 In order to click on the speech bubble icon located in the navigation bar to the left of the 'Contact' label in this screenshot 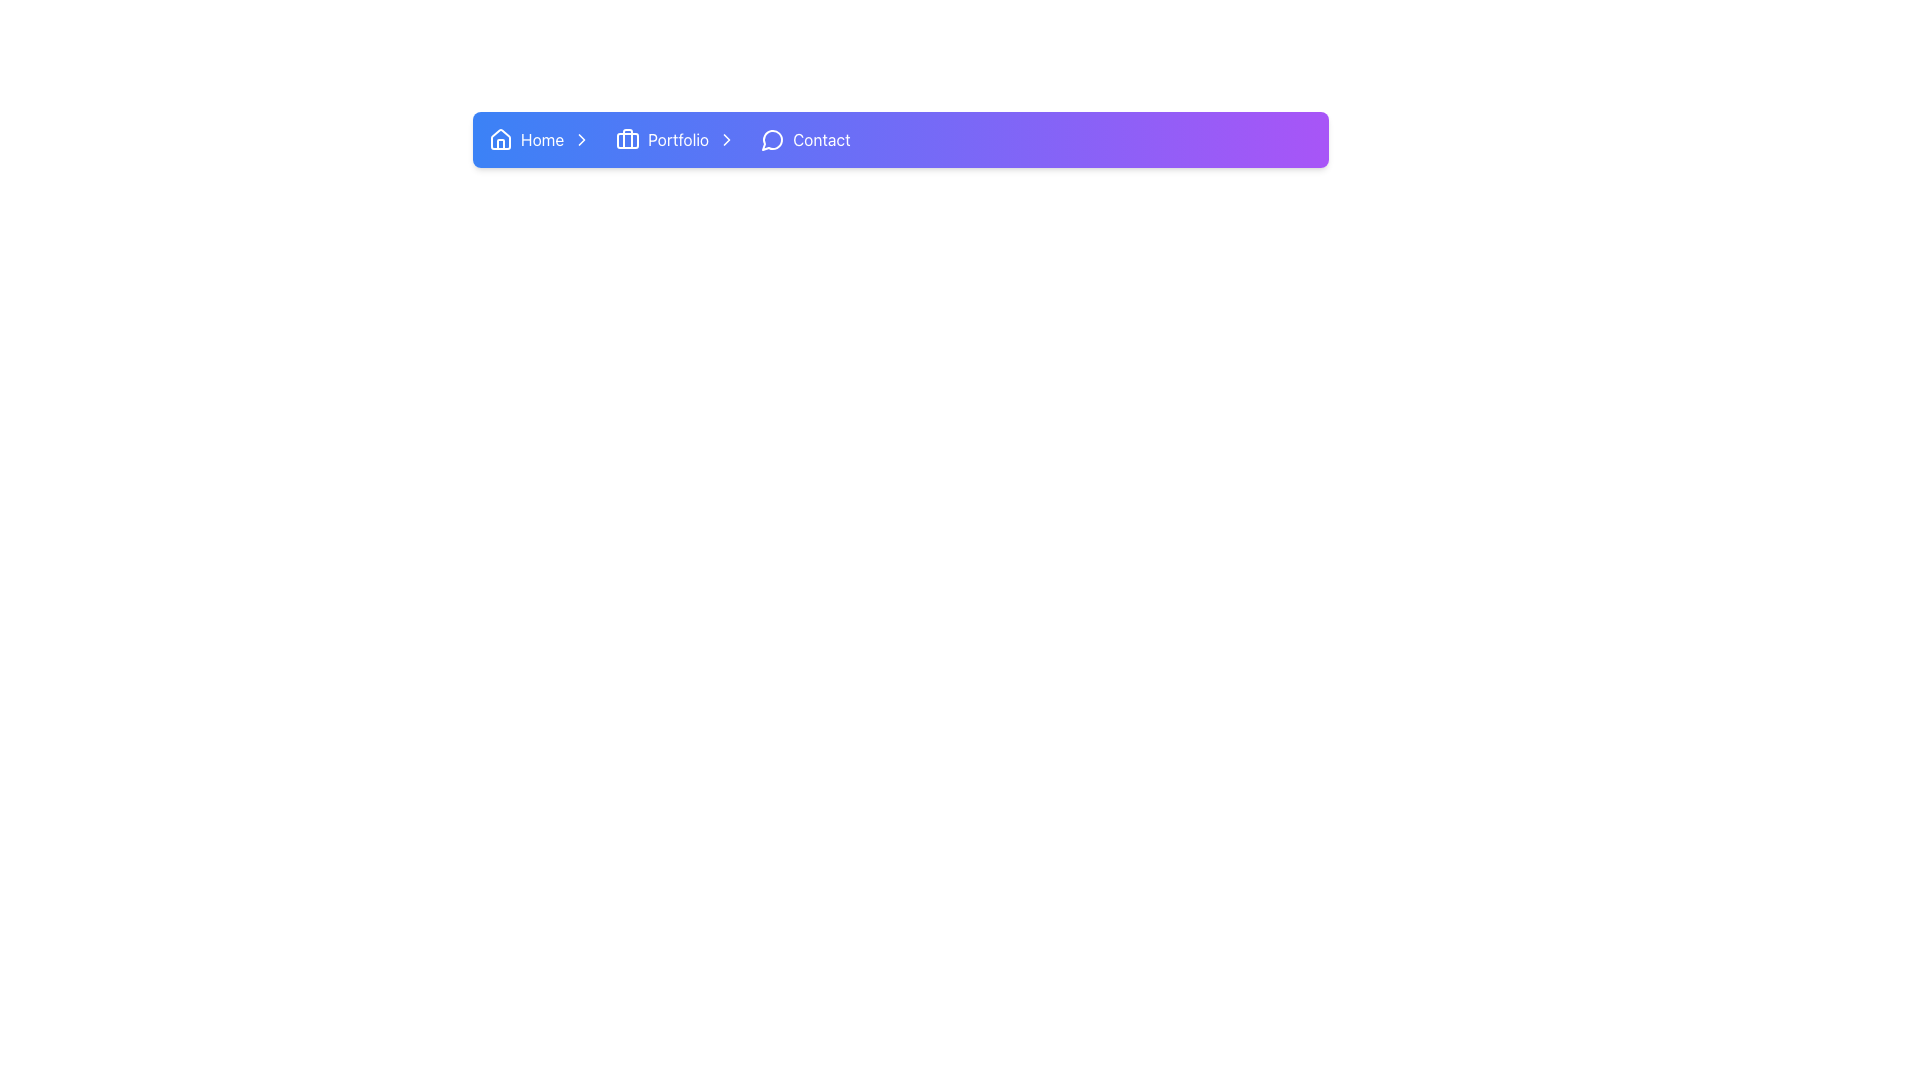, I will do `click(771, 139)`.